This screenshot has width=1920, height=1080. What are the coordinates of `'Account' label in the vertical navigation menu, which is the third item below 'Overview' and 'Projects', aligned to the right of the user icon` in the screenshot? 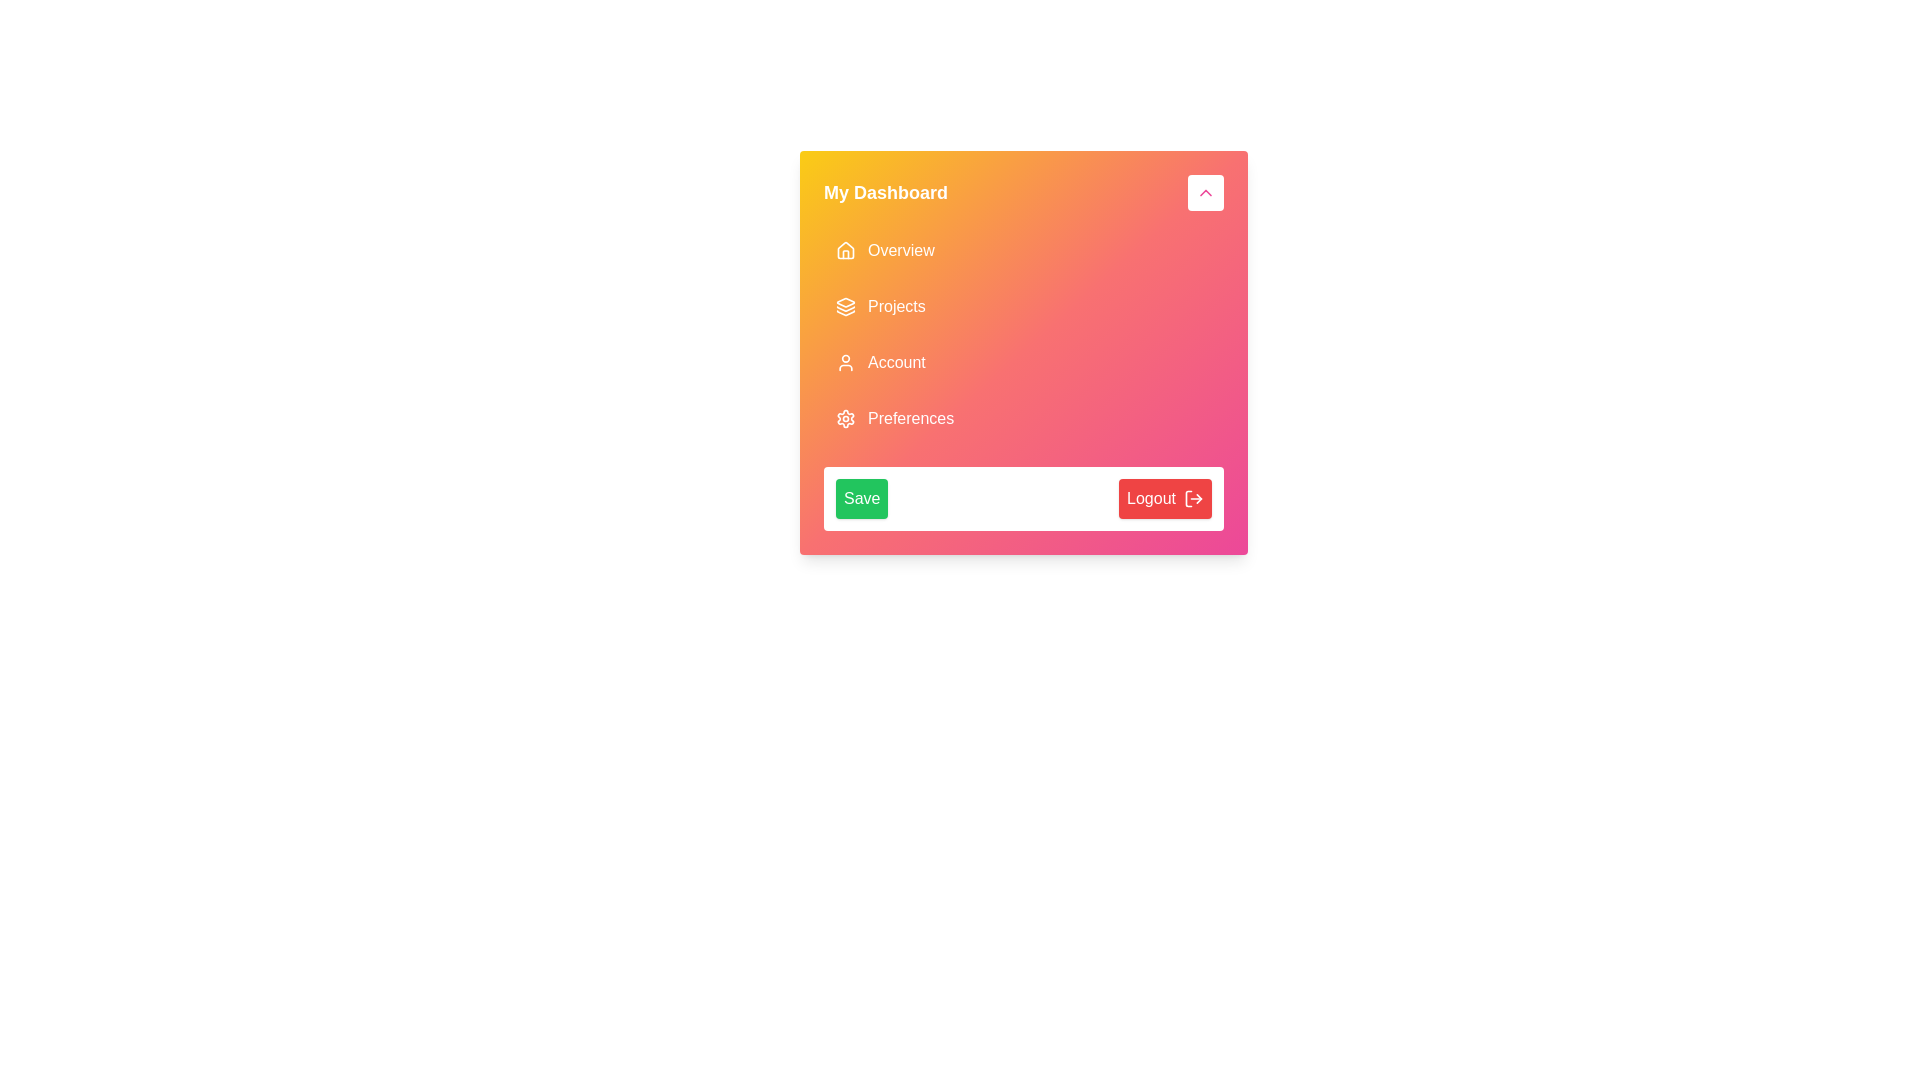 It's located at (895, 362).